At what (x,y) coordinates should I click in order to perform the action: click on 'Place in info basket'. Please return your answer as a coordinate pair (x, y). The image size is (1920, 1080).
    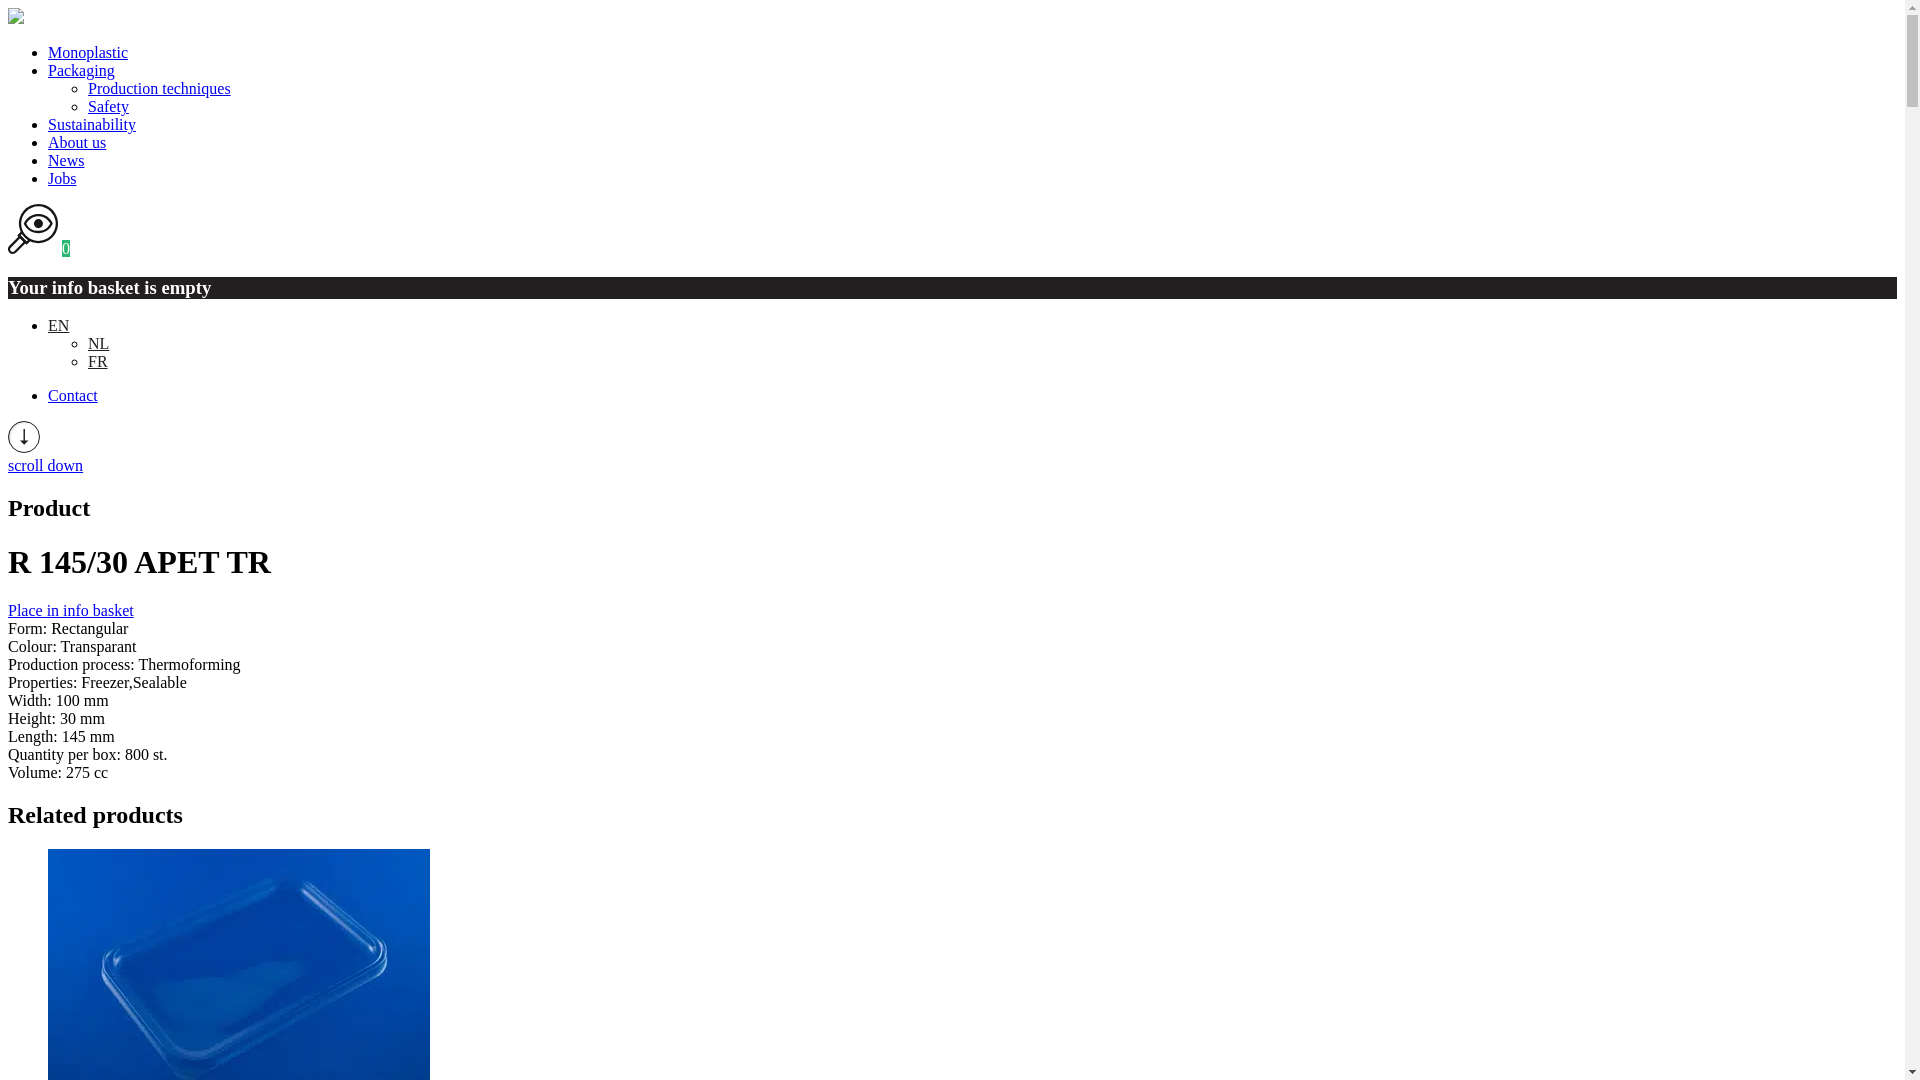
    Looking at the image, I should click on (8, 609).